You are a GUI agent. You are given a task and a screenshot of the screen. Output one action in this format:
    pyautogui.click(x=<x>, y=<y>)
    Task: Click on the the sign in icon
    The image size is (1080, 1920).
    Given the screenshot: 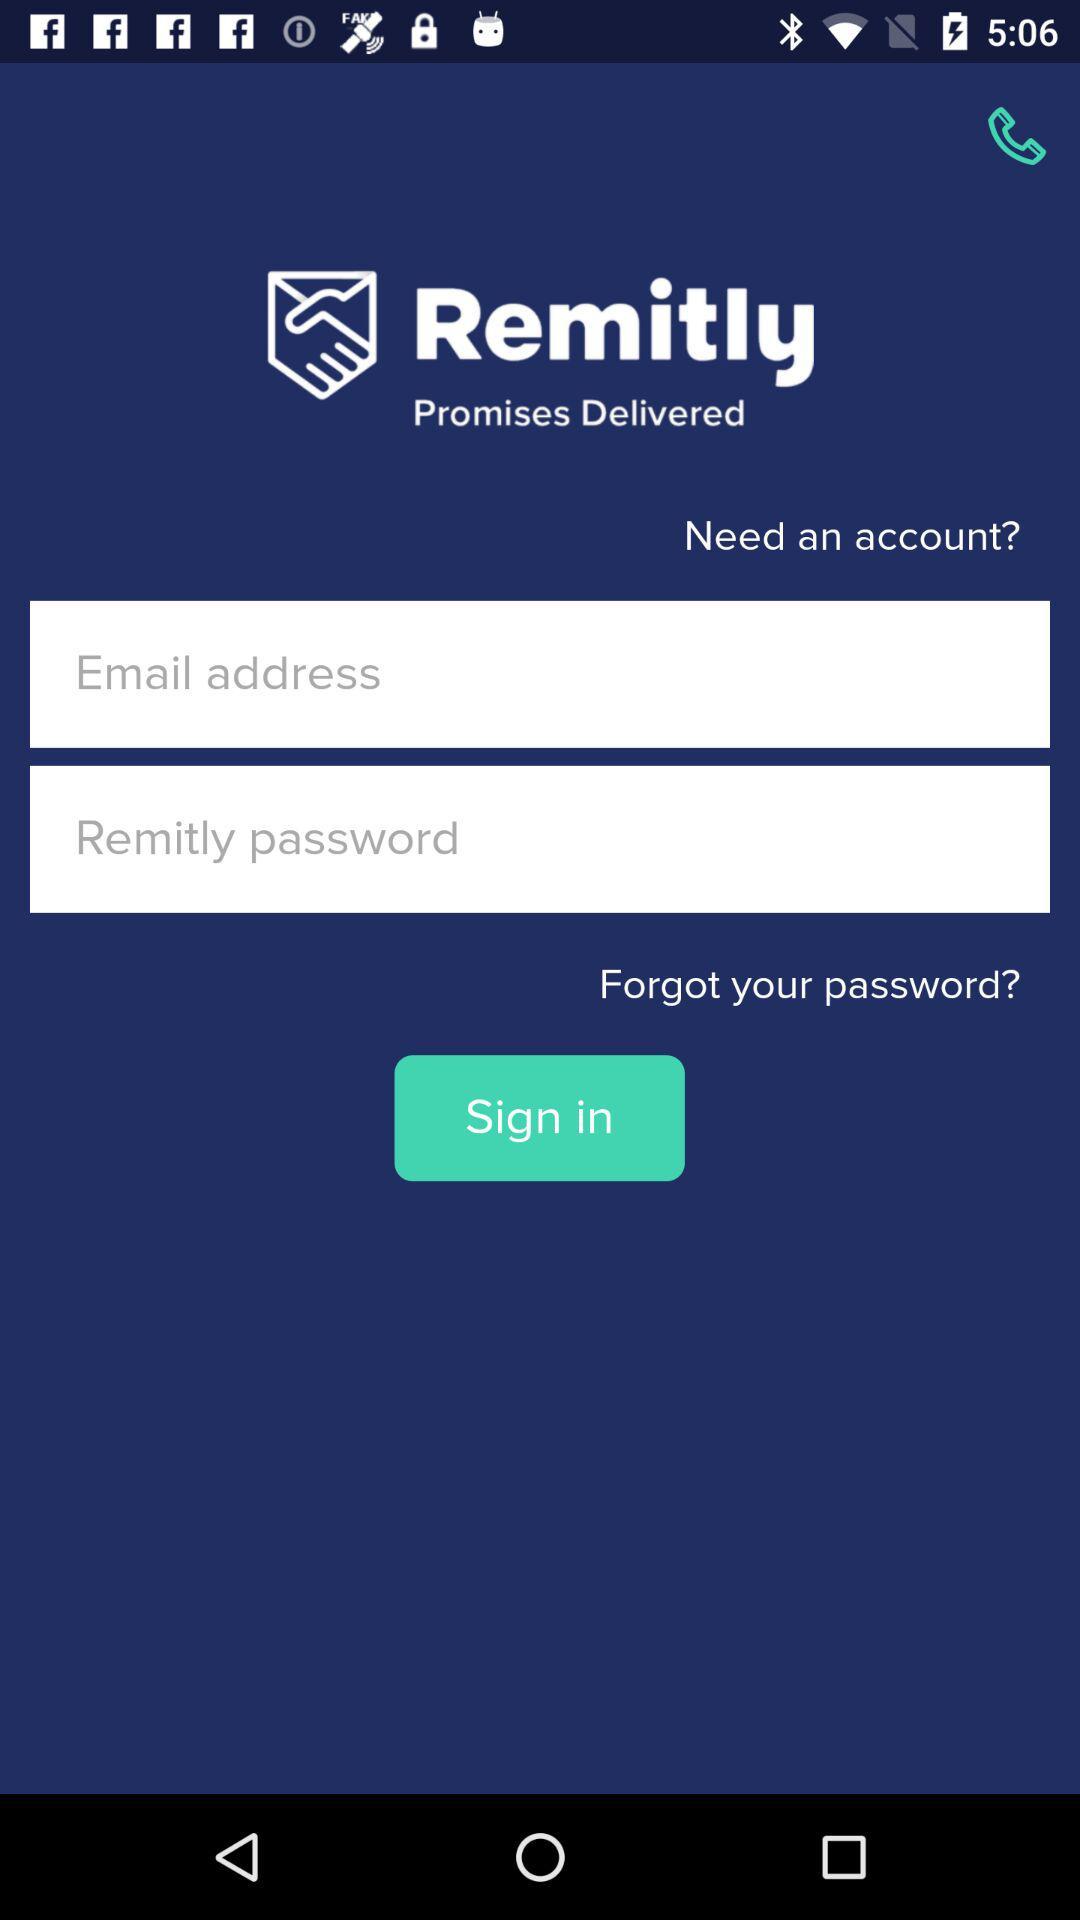 What is the action you would take?
    pyautogui.click(x=538, y=1117)
    